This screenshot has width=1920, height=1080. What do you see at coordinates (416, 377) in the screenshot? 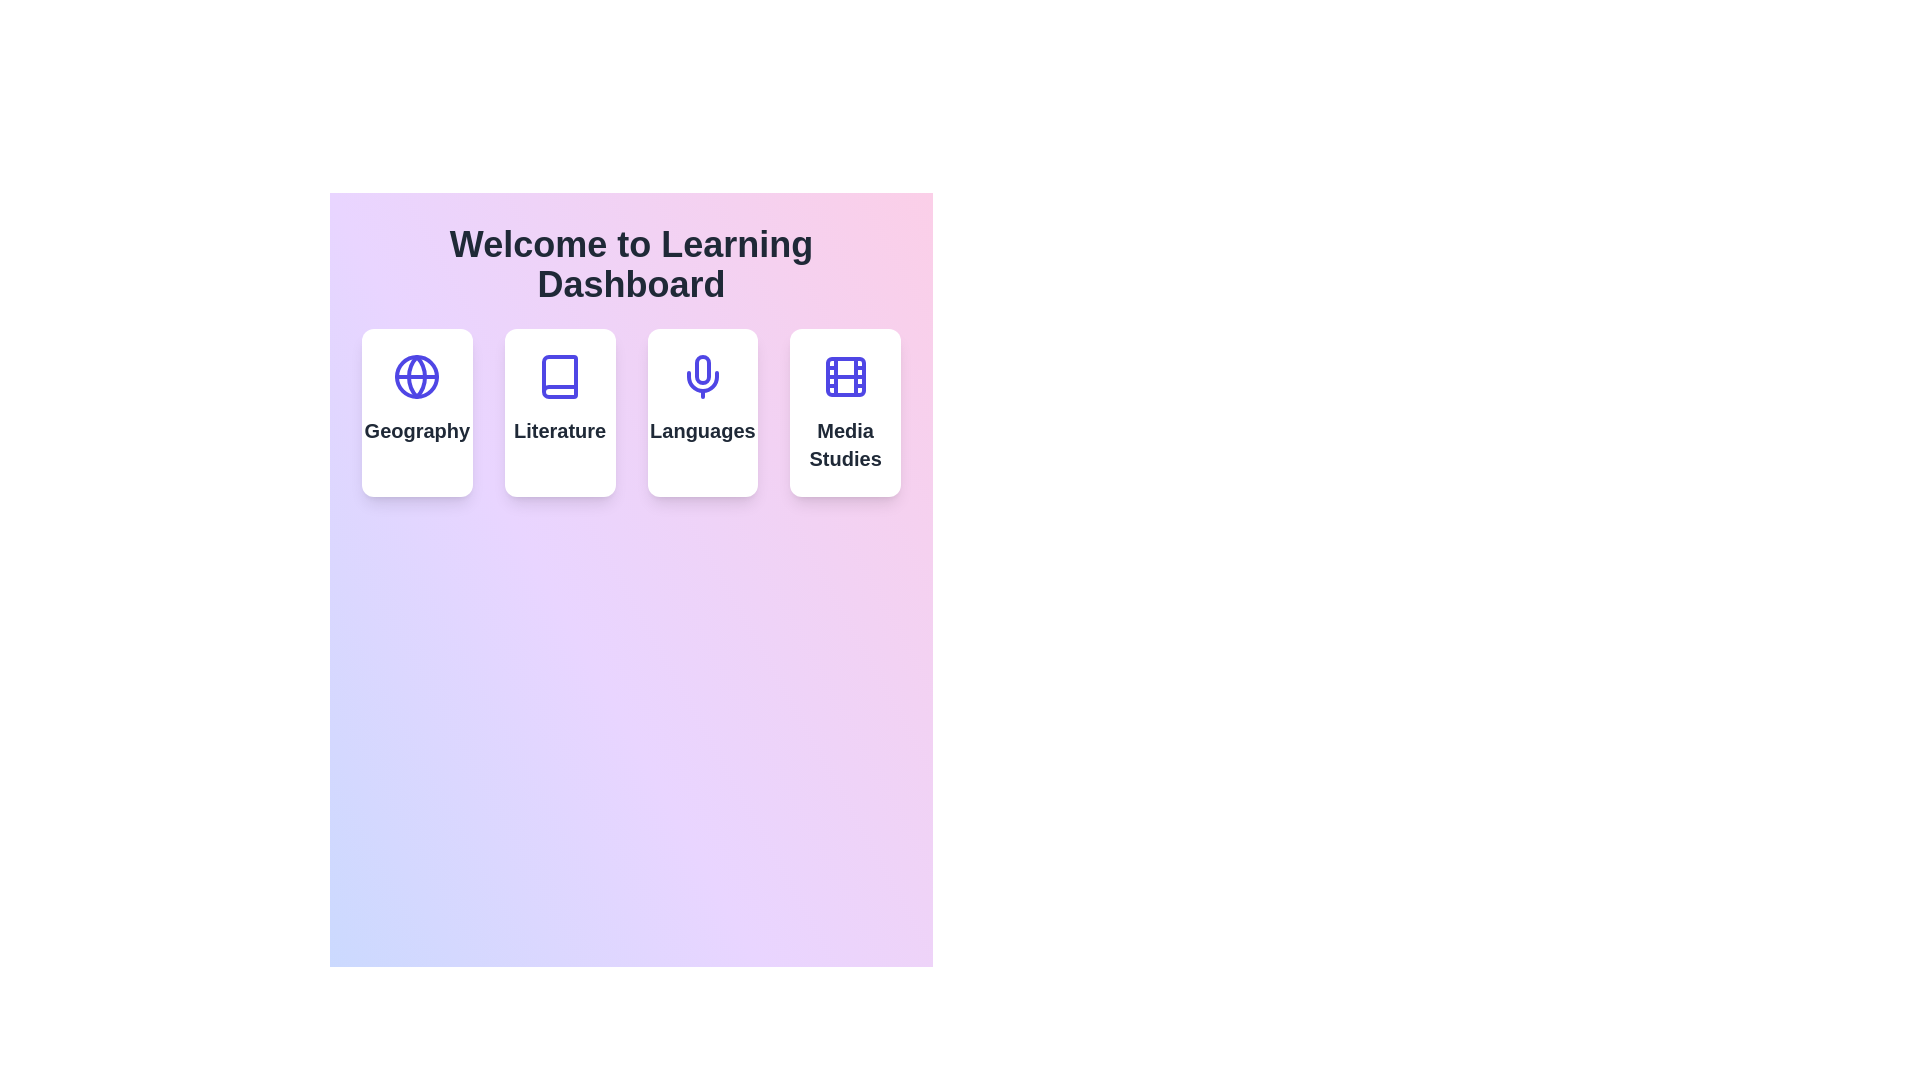
I see `the globe icon representing the 'Geography' section of the dashboard` at bounding box center [416, 377].